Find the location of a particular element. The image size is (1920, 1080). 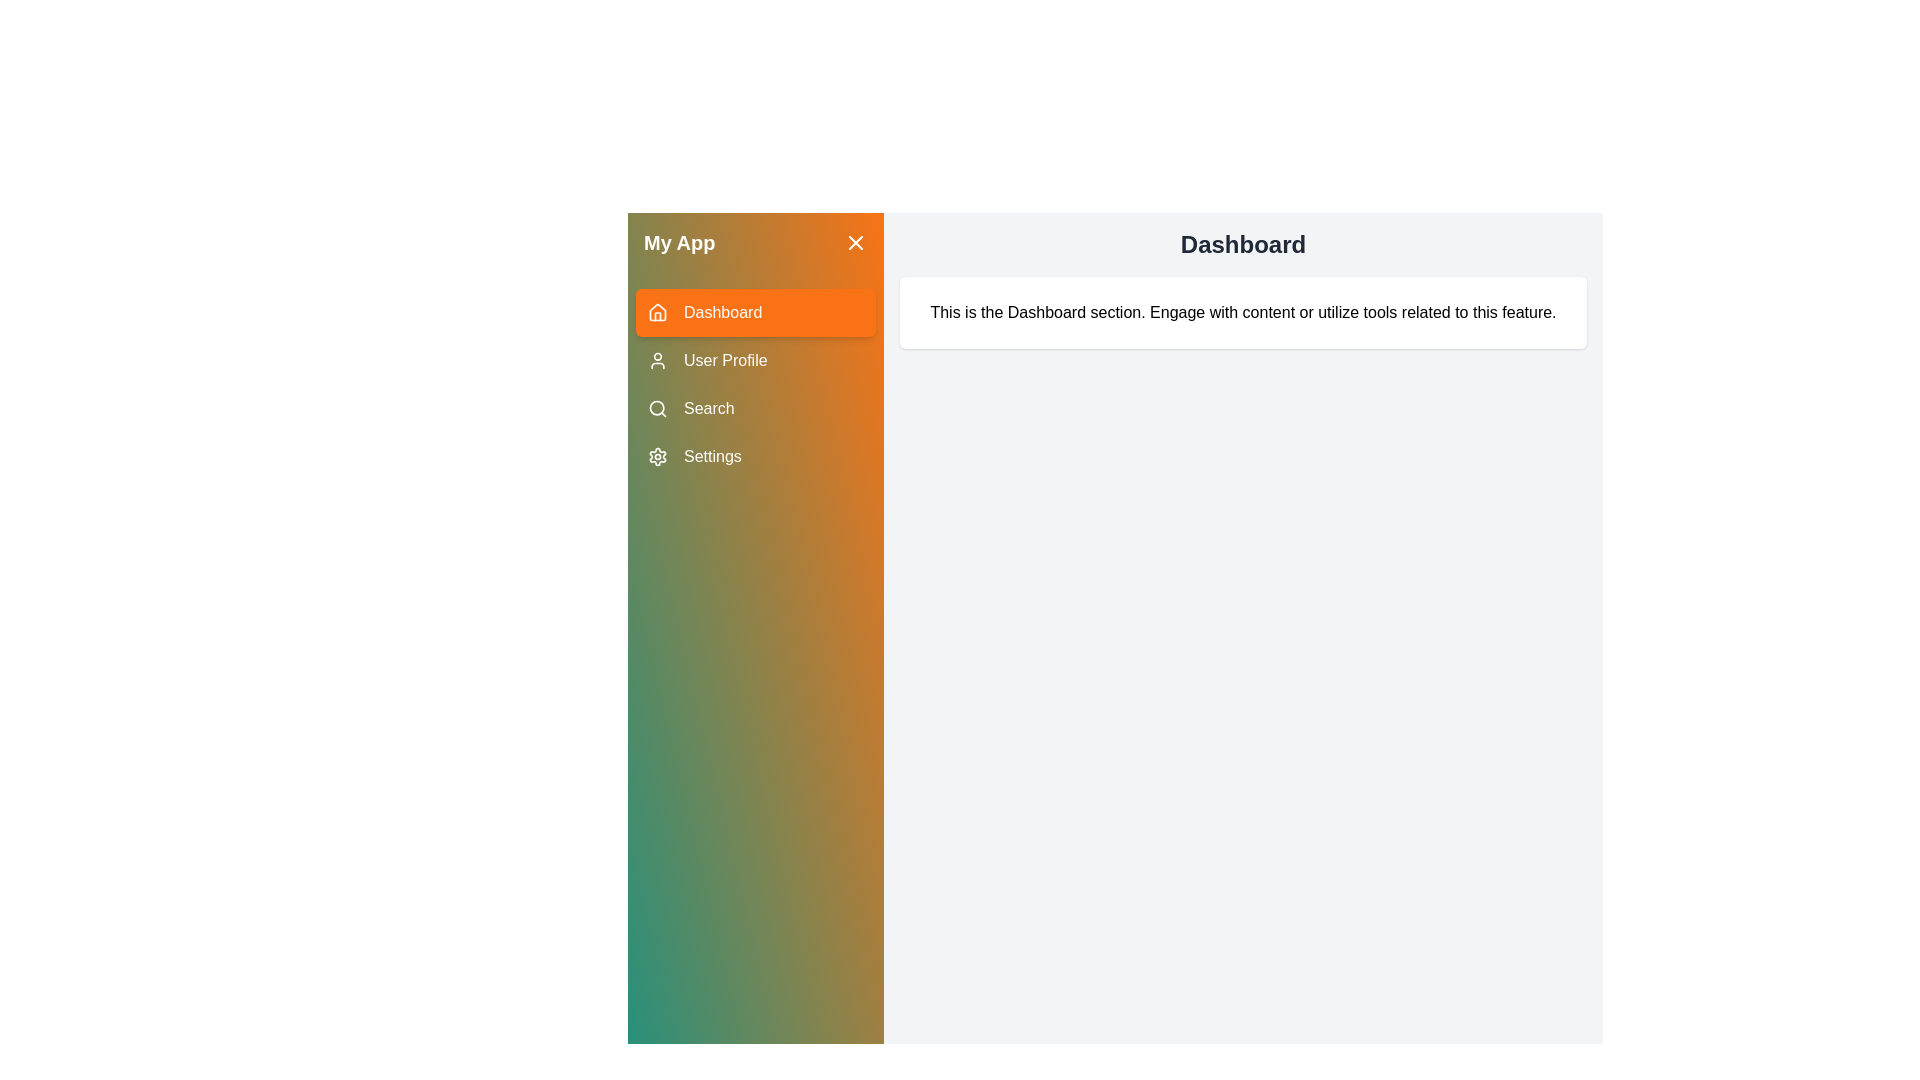

the 'X' button to close the side drawer is located at coordinates (855, 242).